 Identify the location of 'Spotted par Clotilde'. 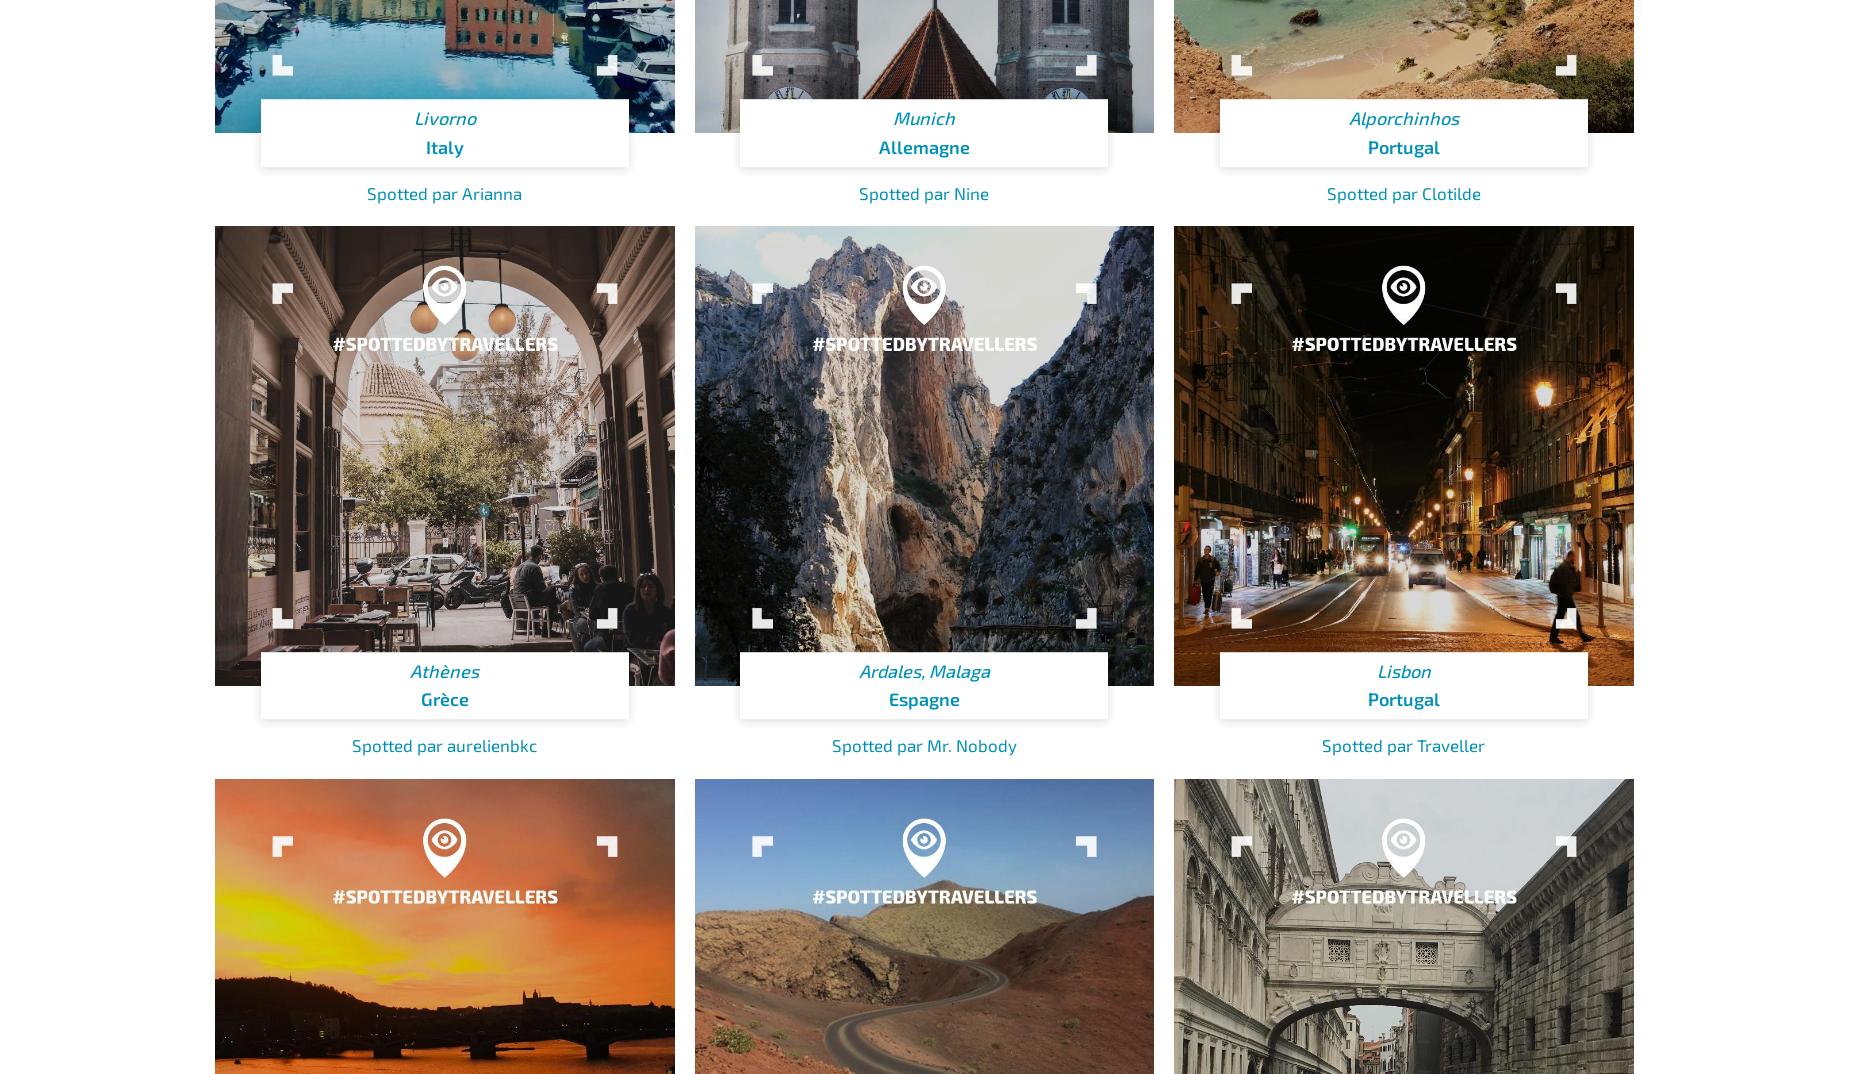
(1403, 192).